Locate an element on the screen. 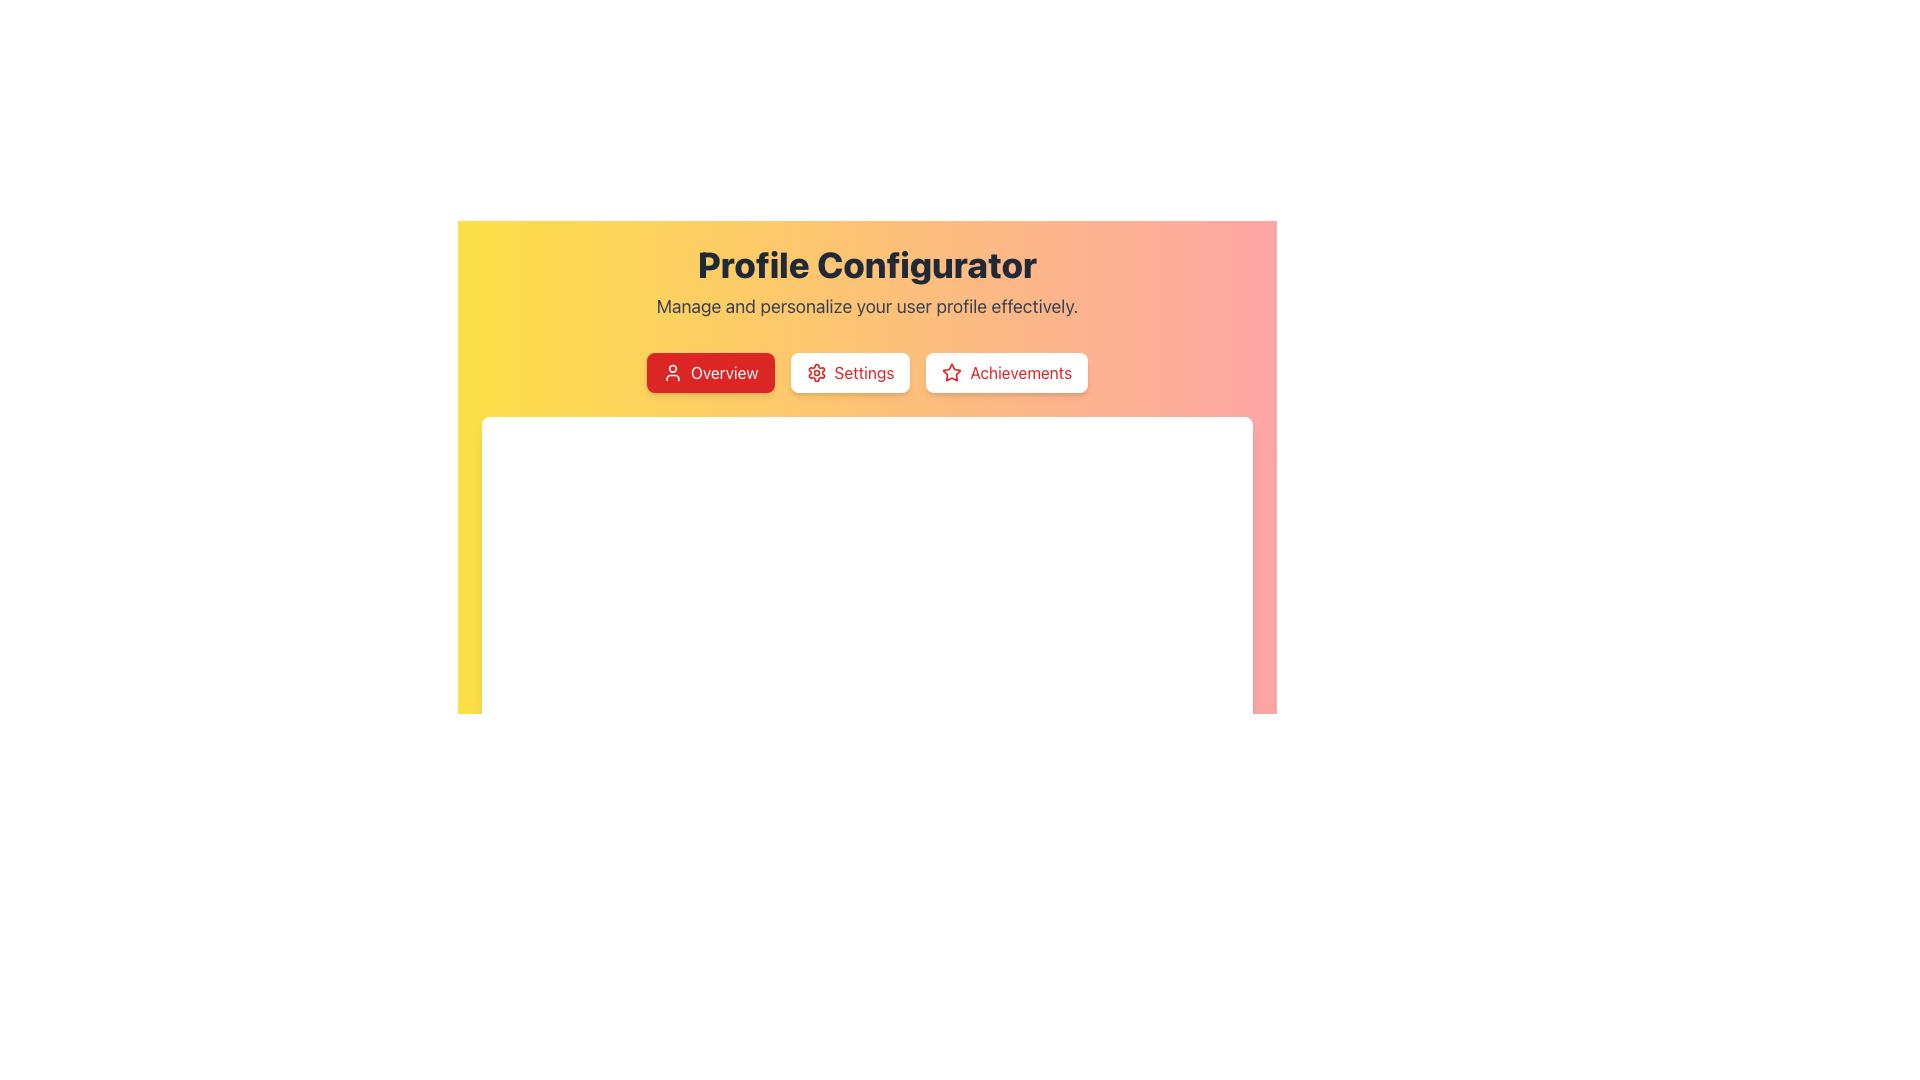  the red gear-shaped icon located on the left side of the 'Settings' button is located at coordinates (816, 373).